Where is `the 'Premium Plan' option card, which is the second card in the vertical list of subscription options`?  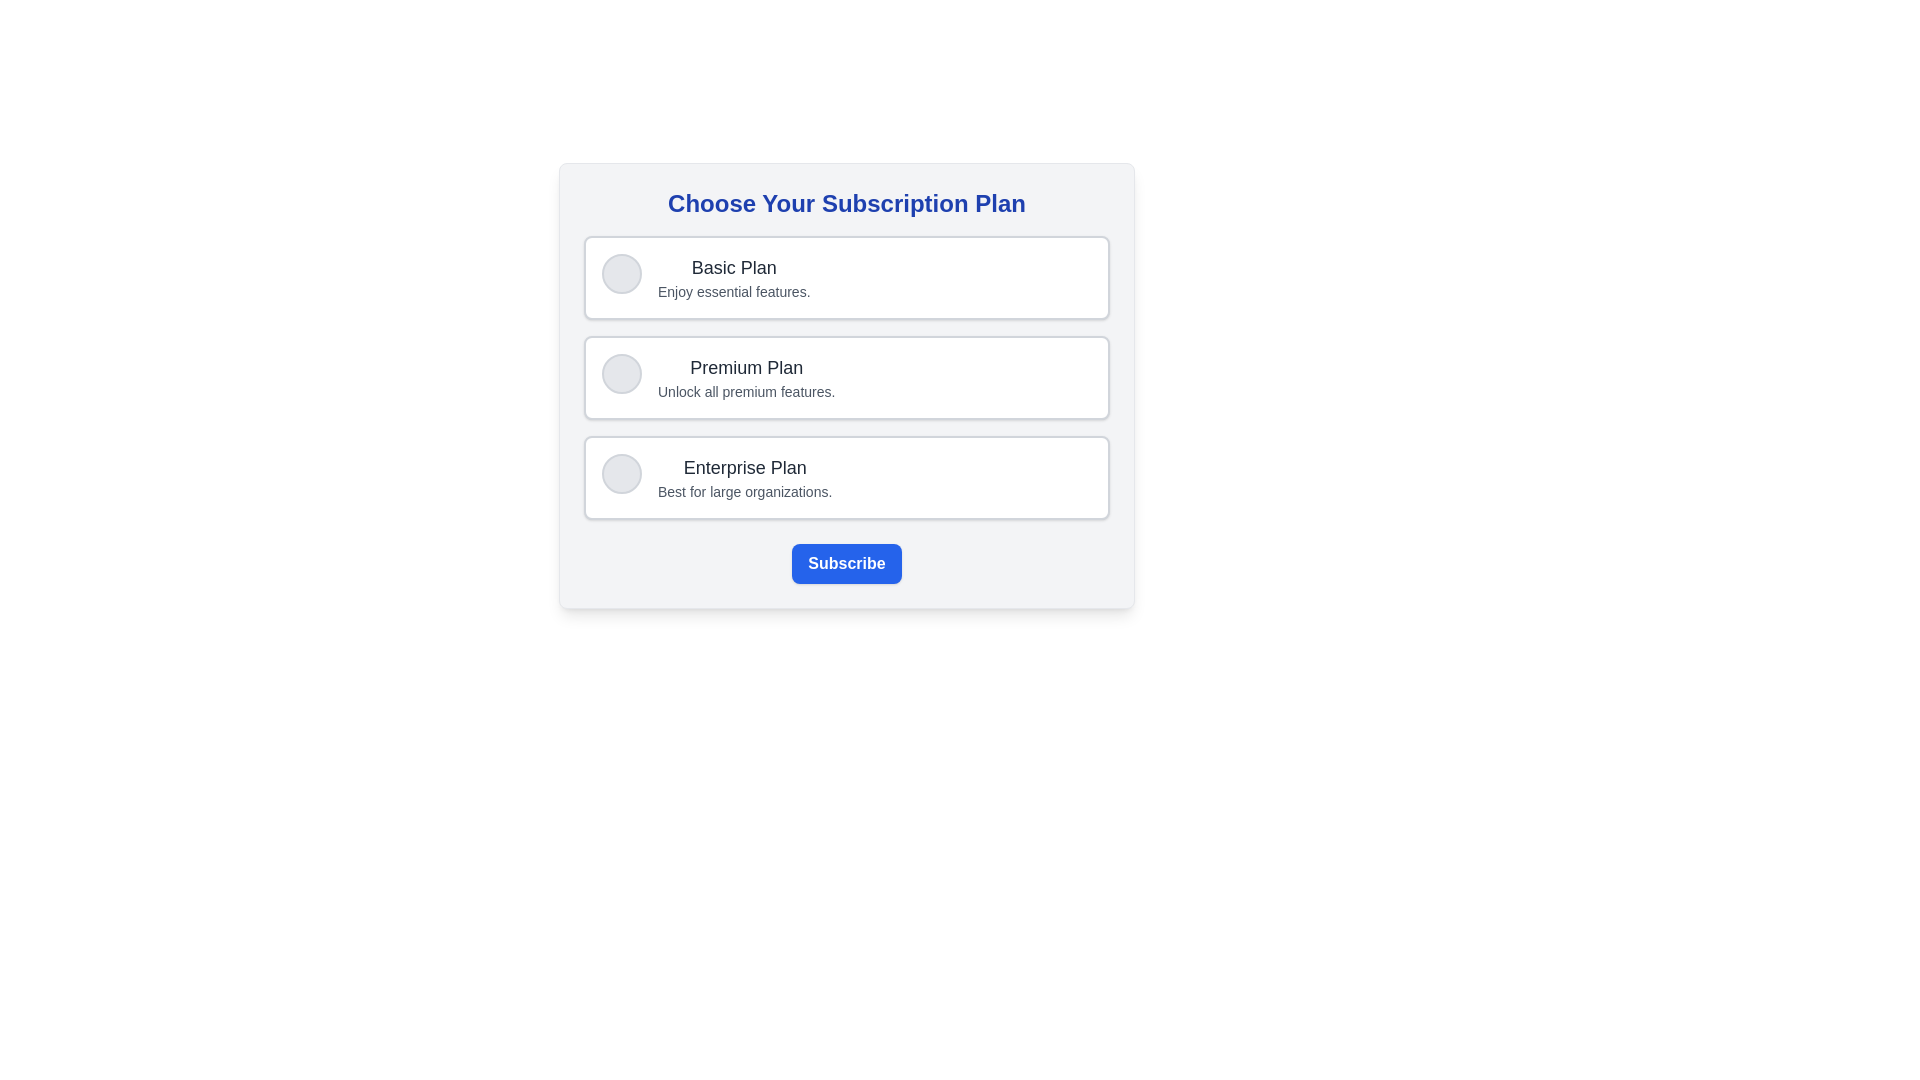 the 'Premium Plan' option card, which is the second card in the vertical list of subscription options is located at coordinates (846, 378).